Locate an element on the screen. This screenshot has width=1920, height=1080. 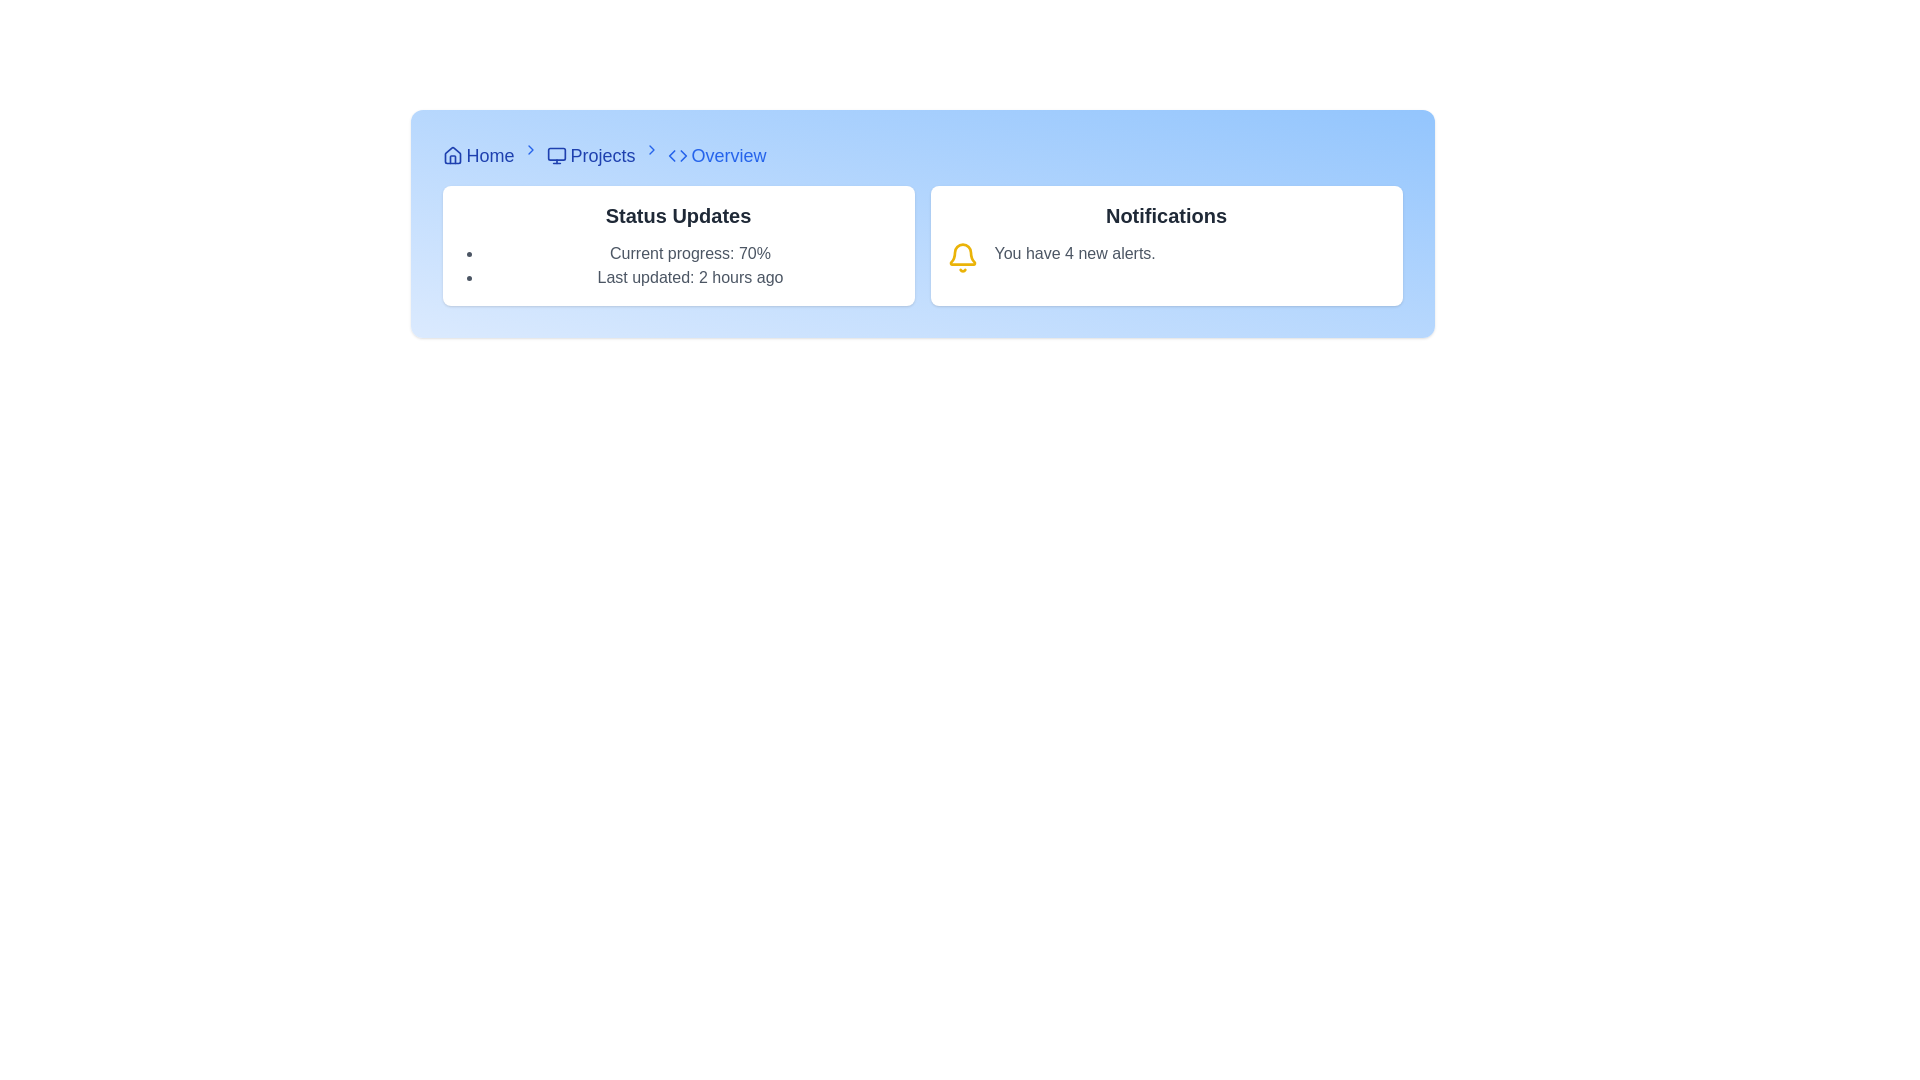
the SVG icon depicting two pointed brackets, located to the left of the text 'Overview' and right after the breadcrumb navigation link 'Projects' is located at coordinates (677, 154).